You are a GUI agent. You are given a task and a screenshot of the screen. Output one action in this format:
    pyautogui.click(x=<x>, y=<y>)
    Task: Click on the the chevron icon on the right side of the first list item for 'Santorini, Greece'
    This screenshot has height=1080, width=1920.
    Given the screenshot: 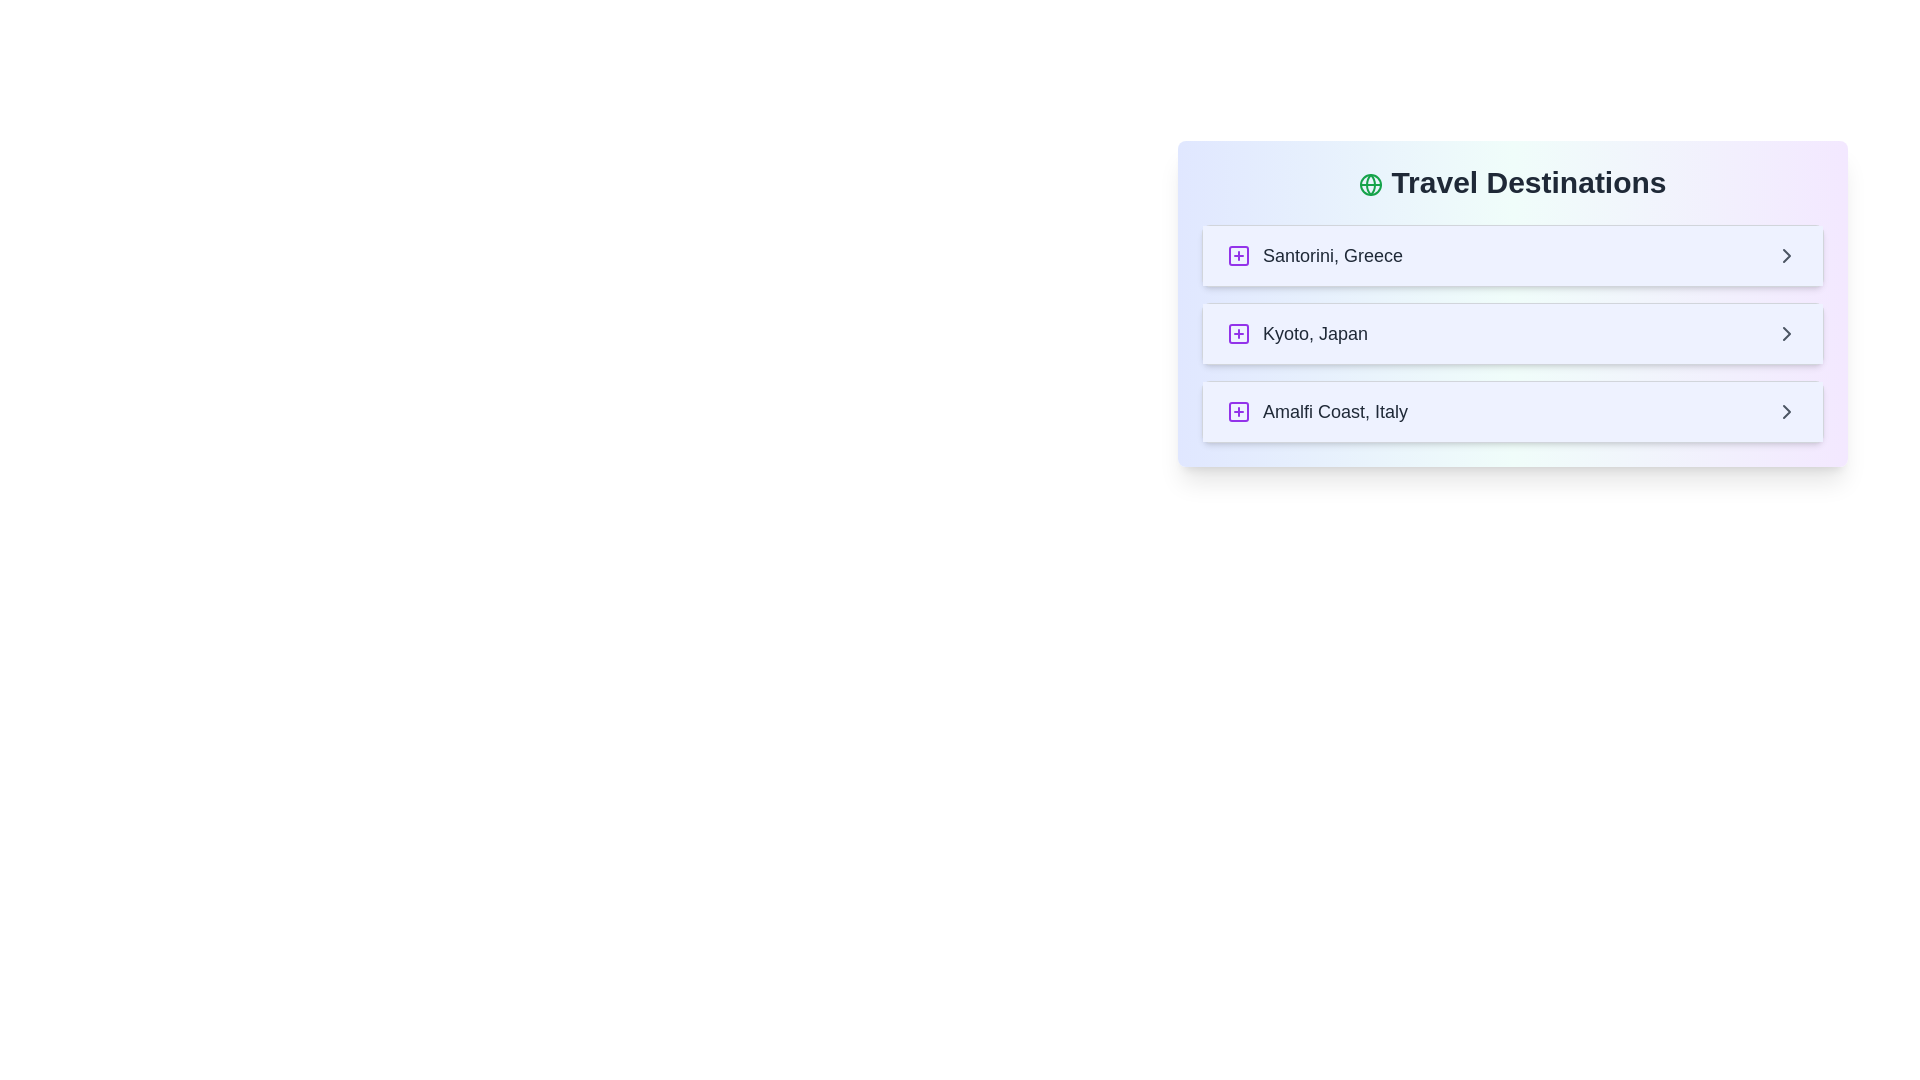 What is the action you would take?
    pyautogui.click(x=1786, y=254)
    